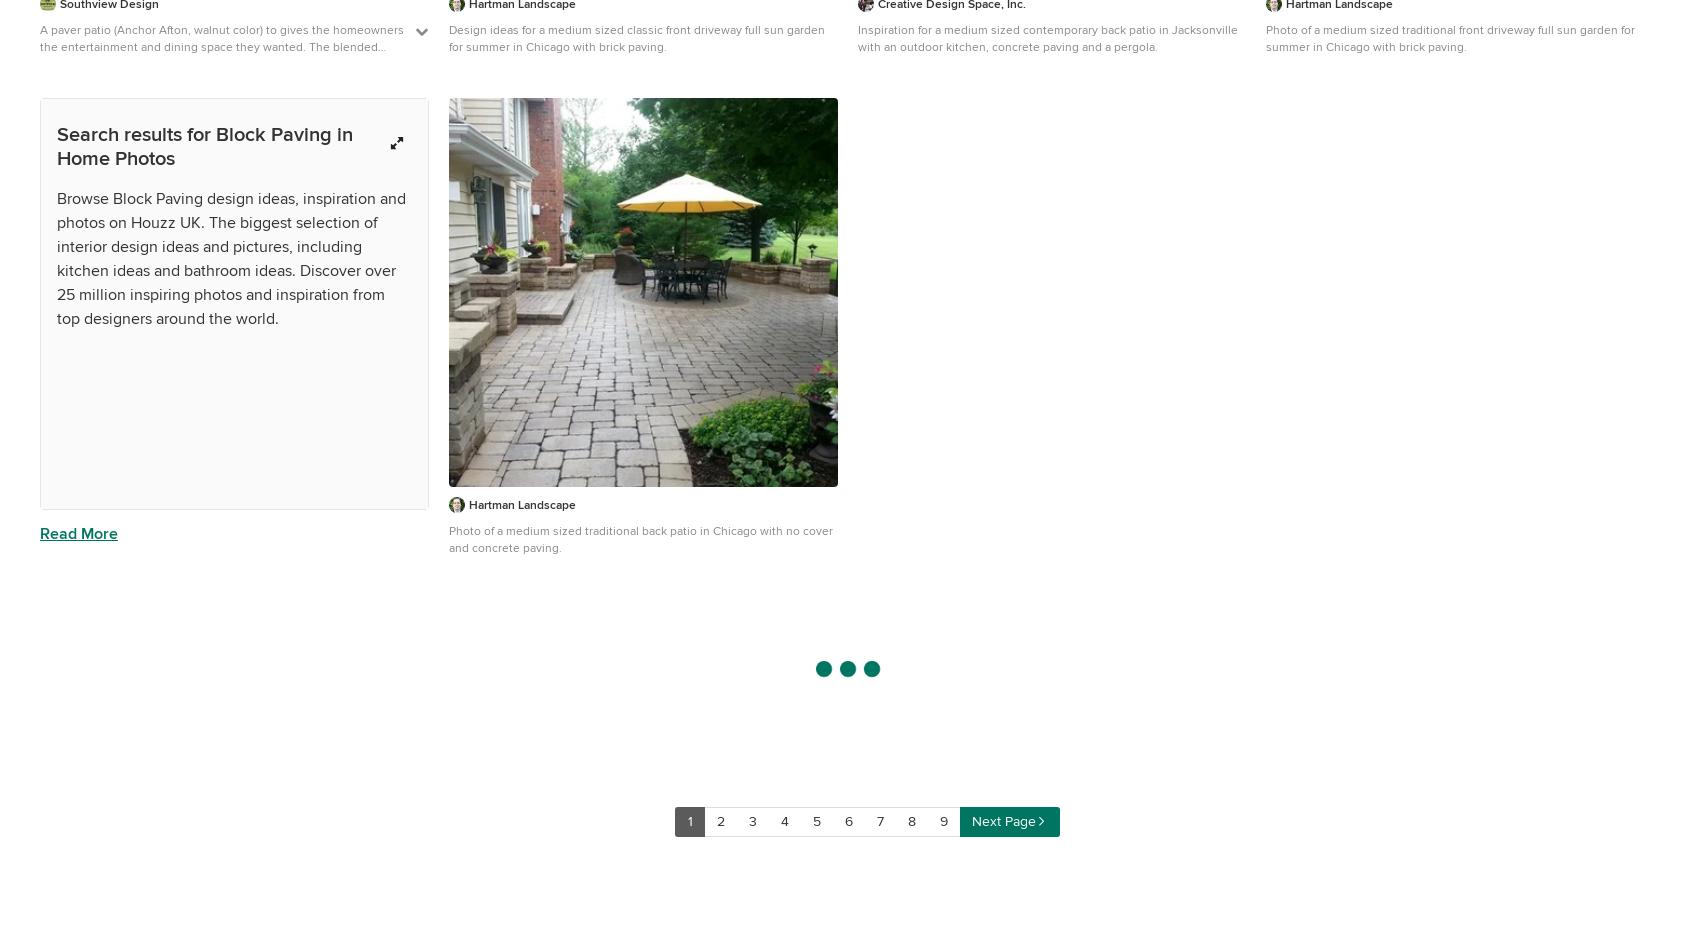 Image resolution: width=1695 pixels, height=937 pixels. I want to click on 'Next Page', so click(1002, 819).